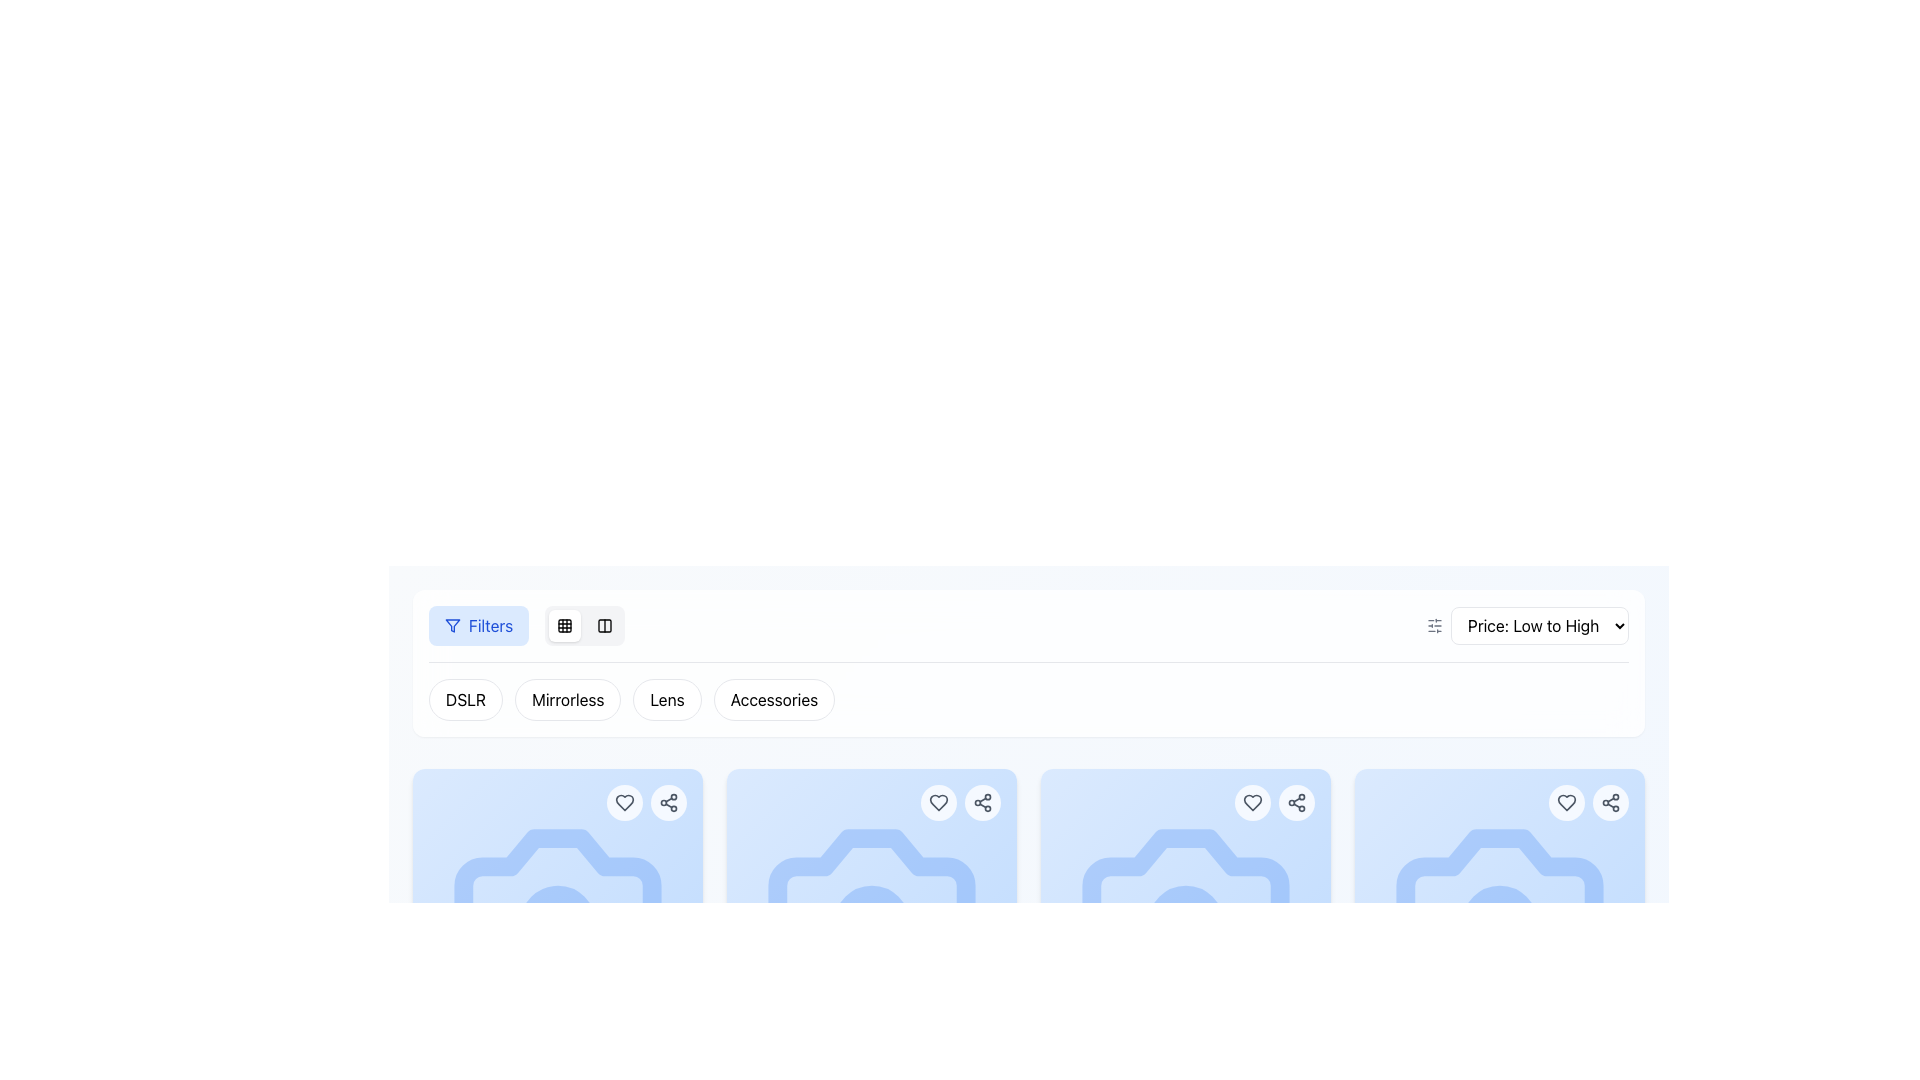  What do you see at coordinates (668, 801) in the screenshot?
I see `the circular button with a sharing symbol in the top-right corner of the image card to observe the styling change` at bounding box center [668, 801].